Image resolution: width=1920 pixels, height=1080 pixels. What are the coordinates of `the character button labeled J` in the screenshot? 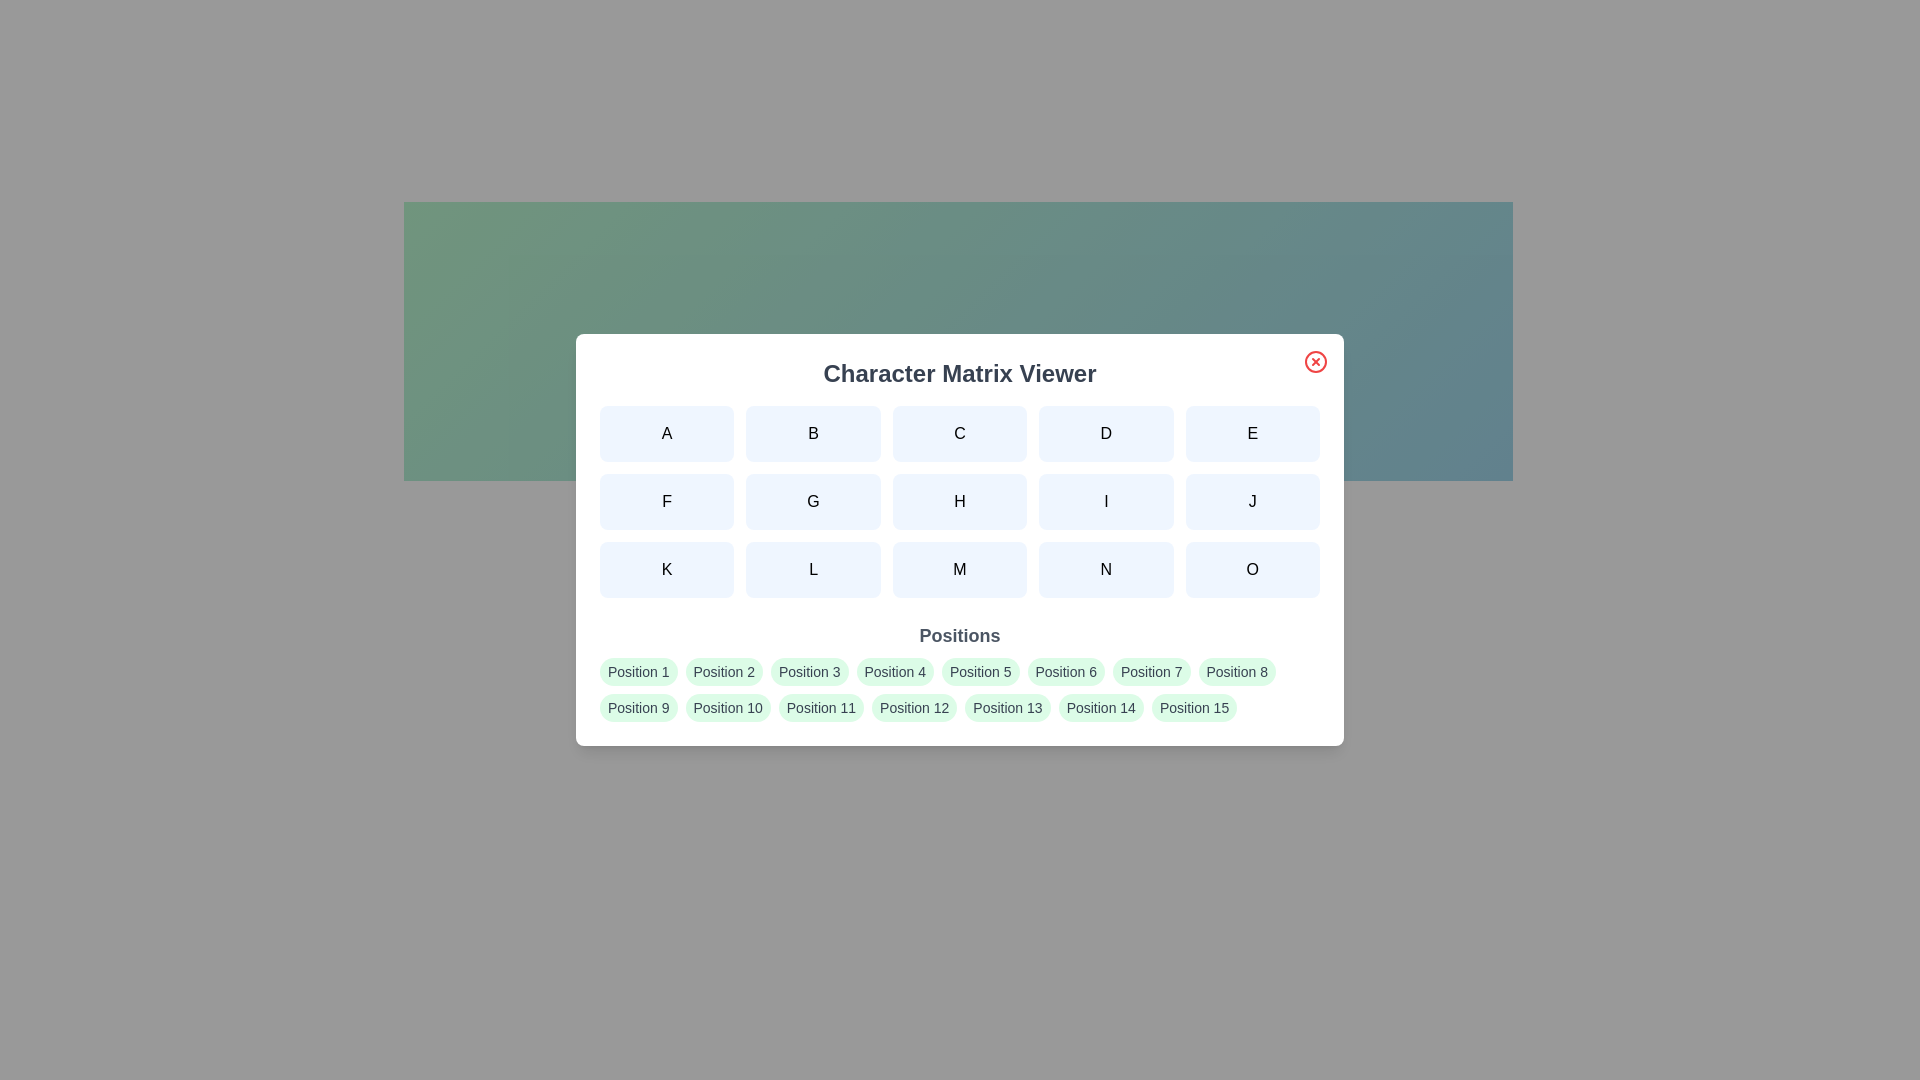 It's located at (1251, 500).